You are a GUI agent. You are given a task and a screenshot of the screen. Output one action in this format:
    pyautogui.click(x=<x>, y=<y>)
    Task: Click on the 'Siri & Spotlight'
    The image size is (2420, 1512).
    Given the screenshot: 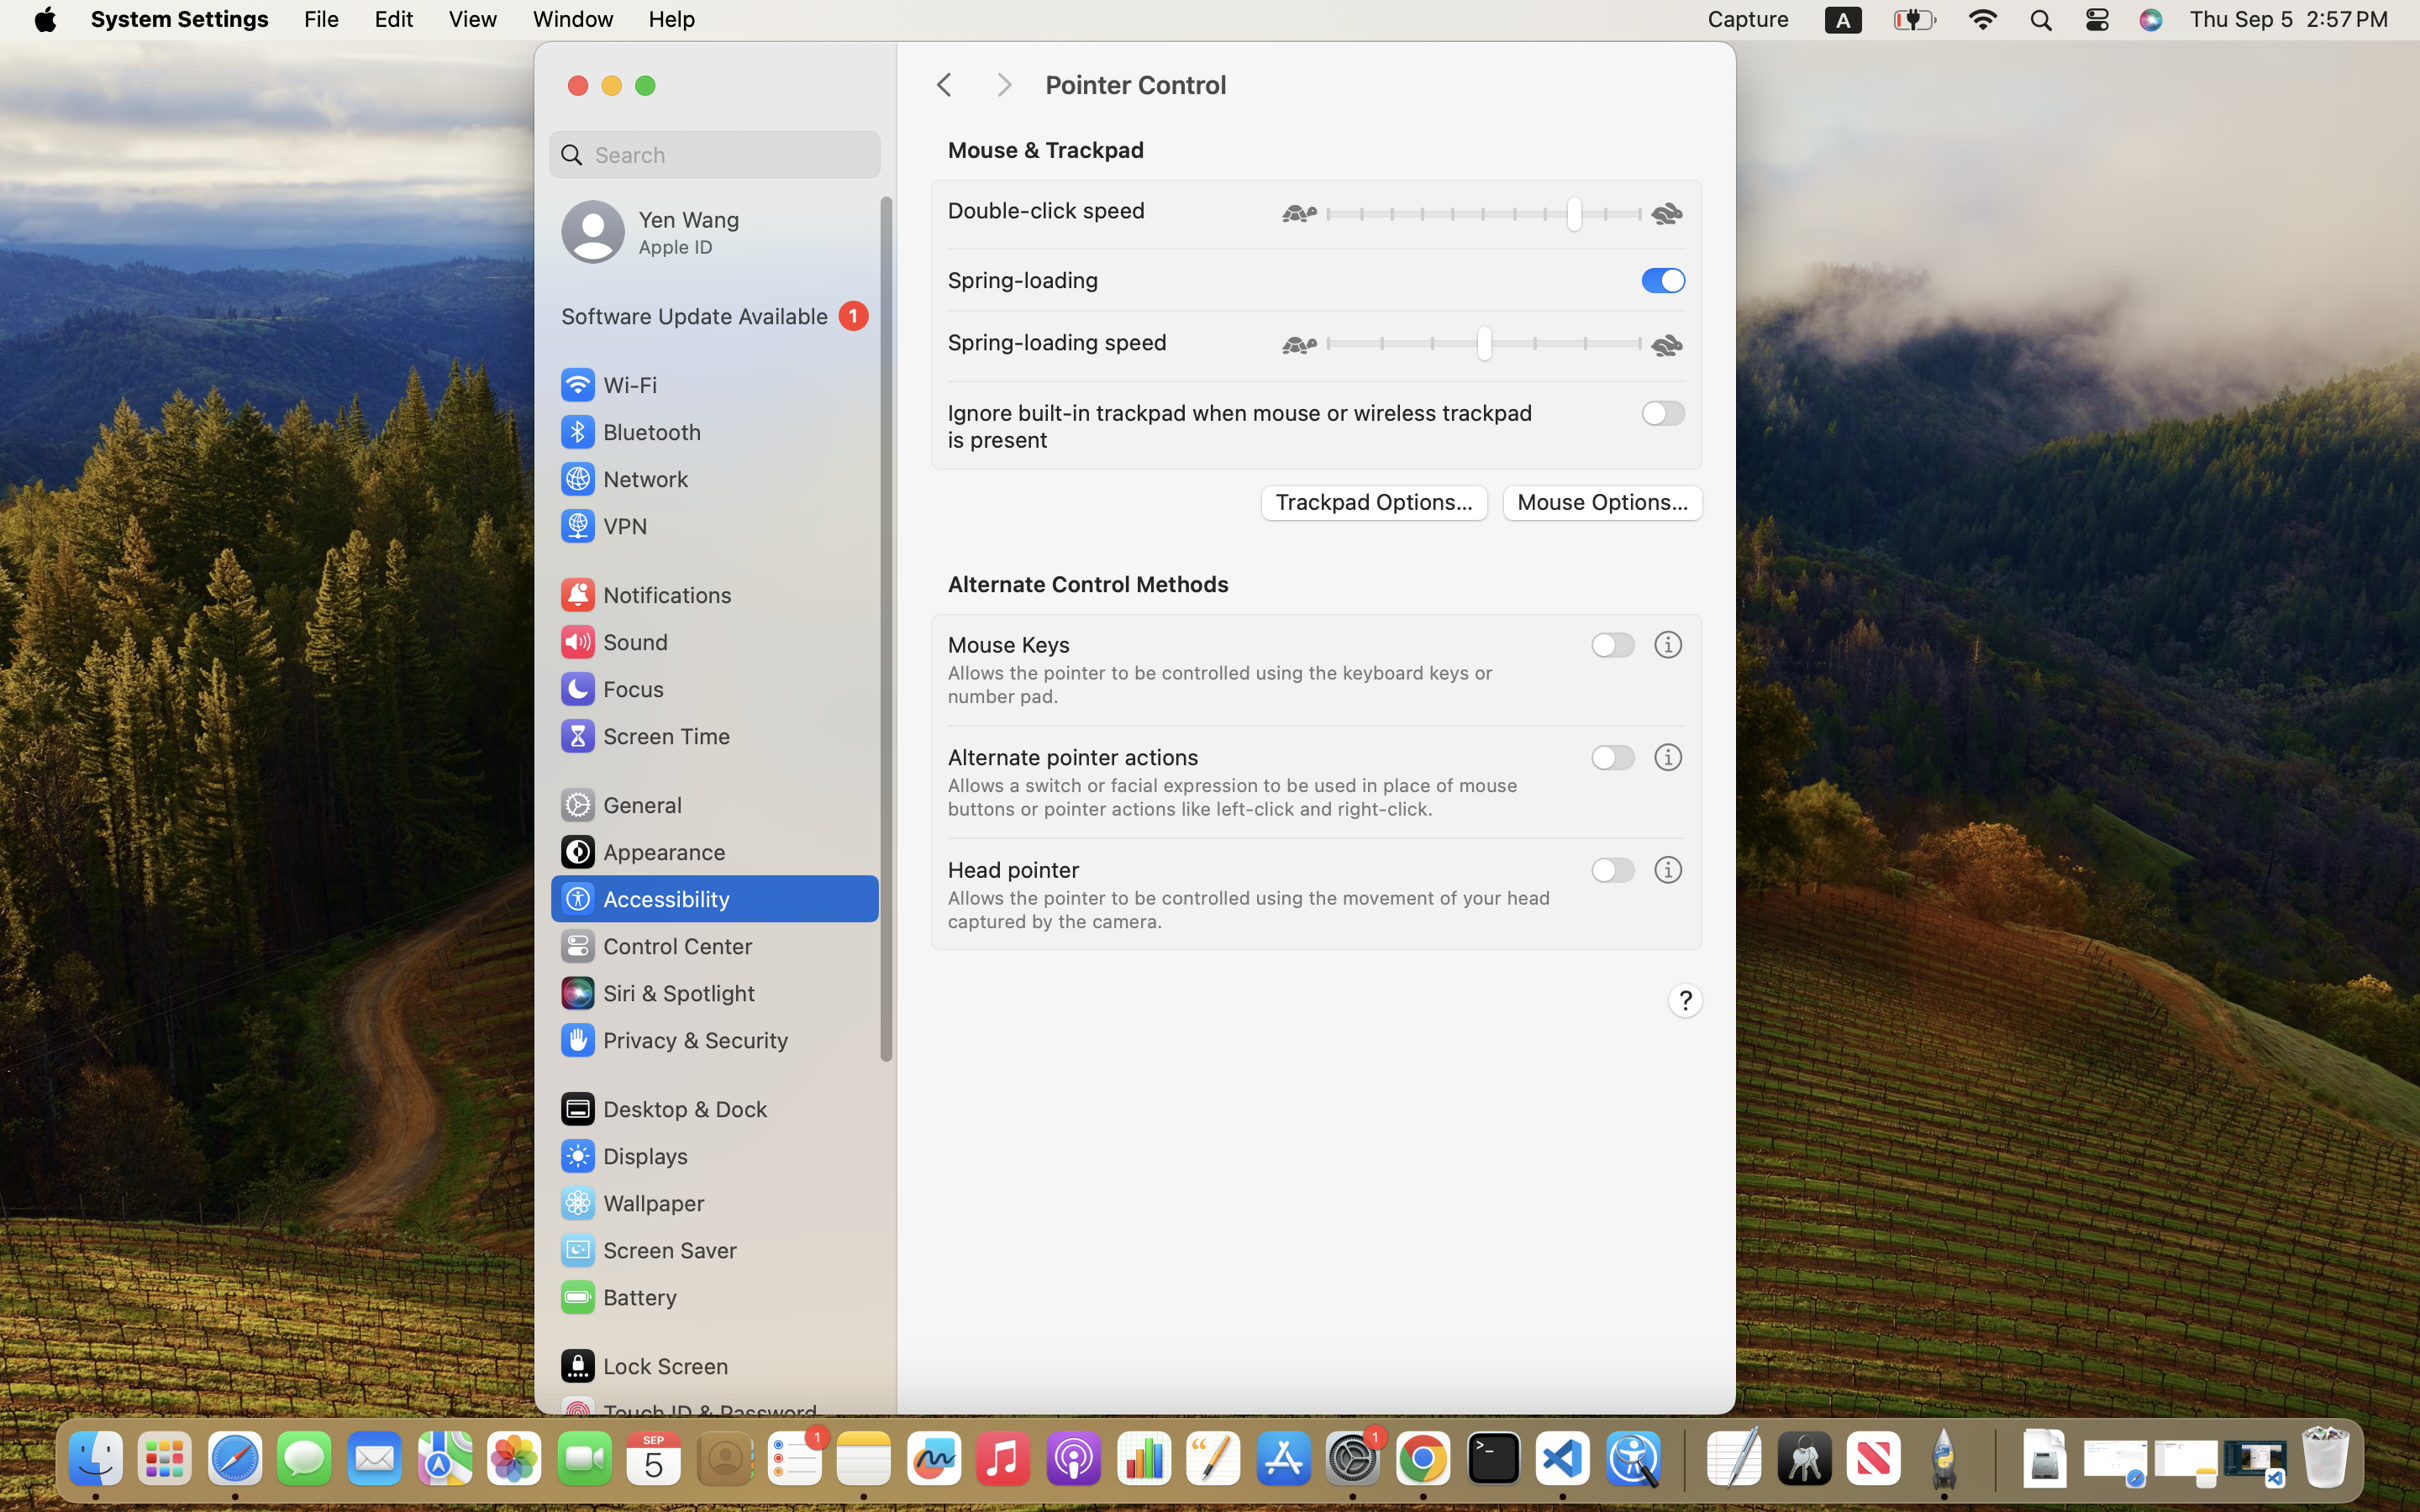 What is the action you would take?
    pyautogui.click(x=655, y=992)
    